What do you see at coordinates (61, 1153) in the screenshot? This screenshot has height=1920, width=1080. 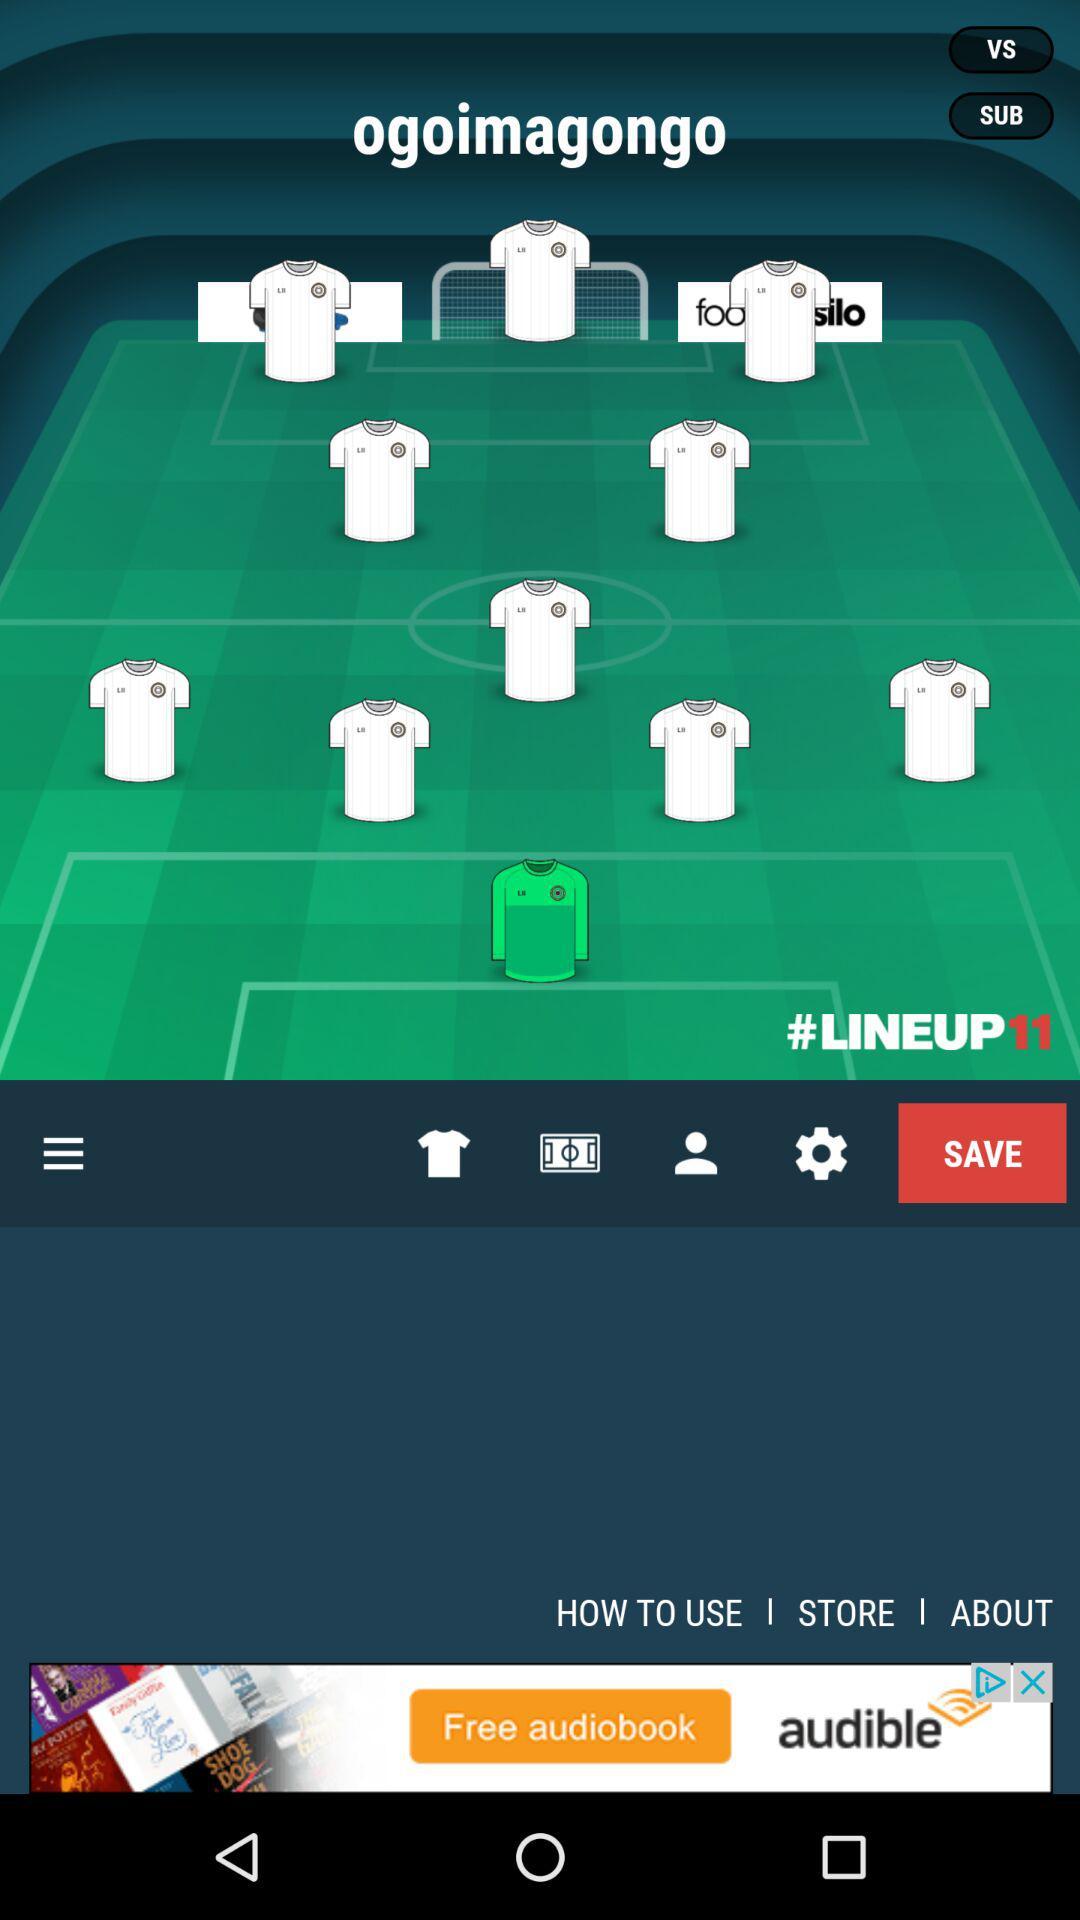 I see `the menu icon` at bounding box center [61, 1153].